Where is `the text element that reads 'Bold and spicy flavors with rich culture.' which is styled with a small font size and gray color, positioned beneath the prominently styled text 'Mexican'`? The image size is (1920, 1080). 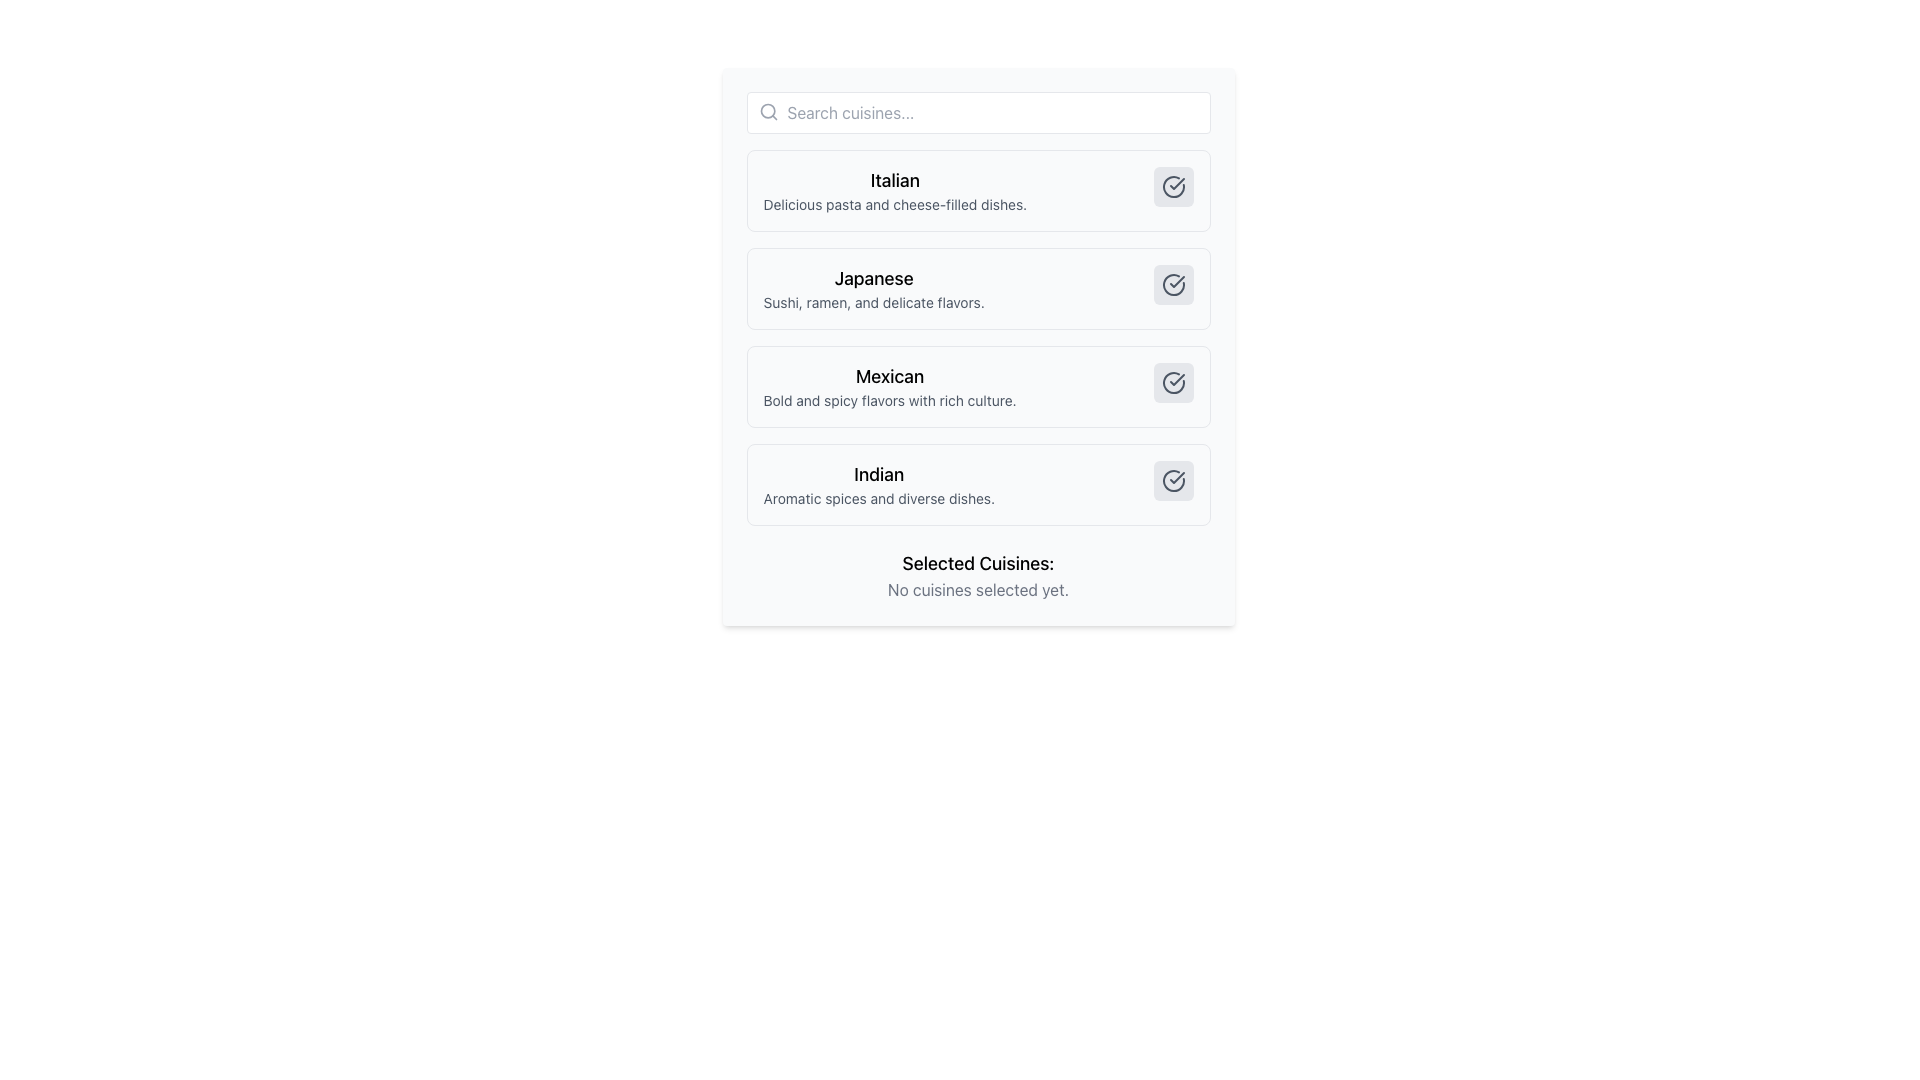
the text element that reads 'Bold and spicy flavors with rich culture.' which is styled with a small font size and gray color, positioned beneath the prominently styled text 'Mexican' is located at coordinates (889, 401).